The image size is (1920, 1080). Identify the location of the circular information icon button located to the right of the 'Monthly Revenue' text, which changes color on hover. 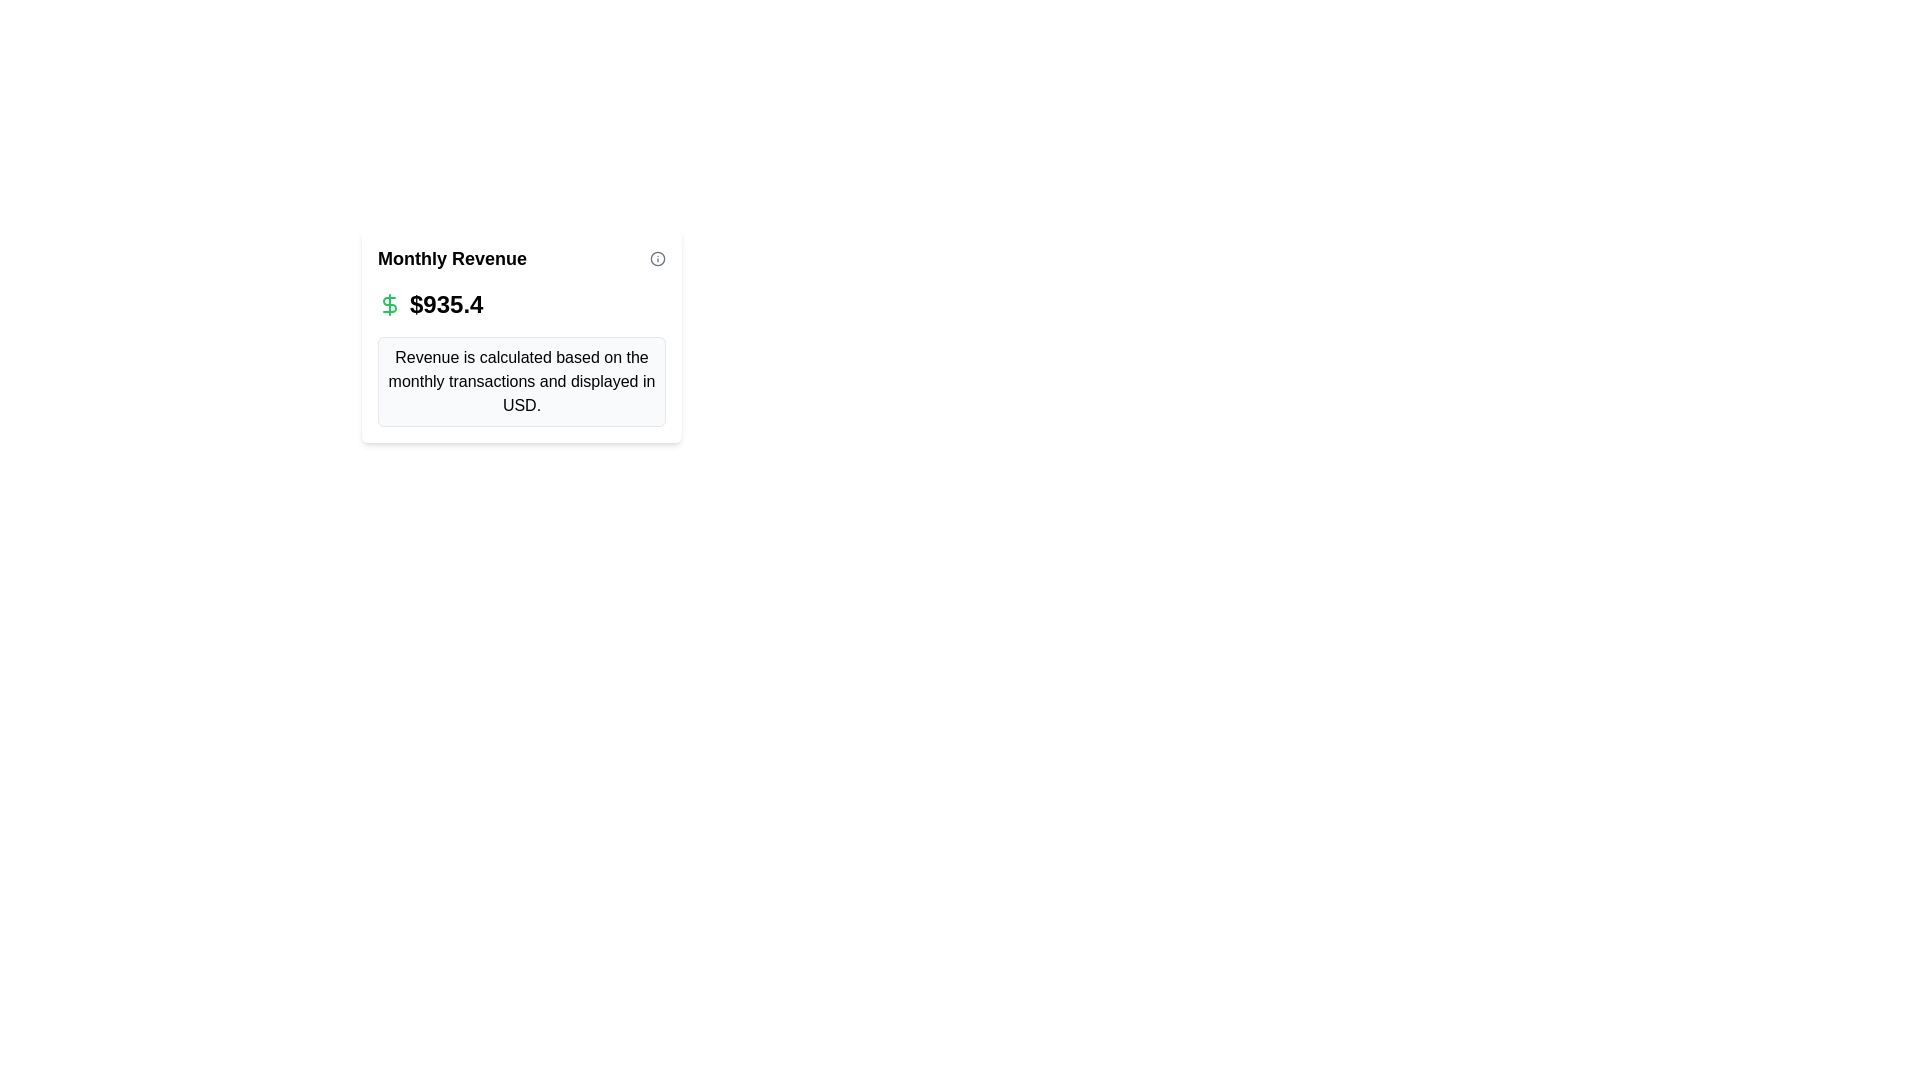
(657, 257).